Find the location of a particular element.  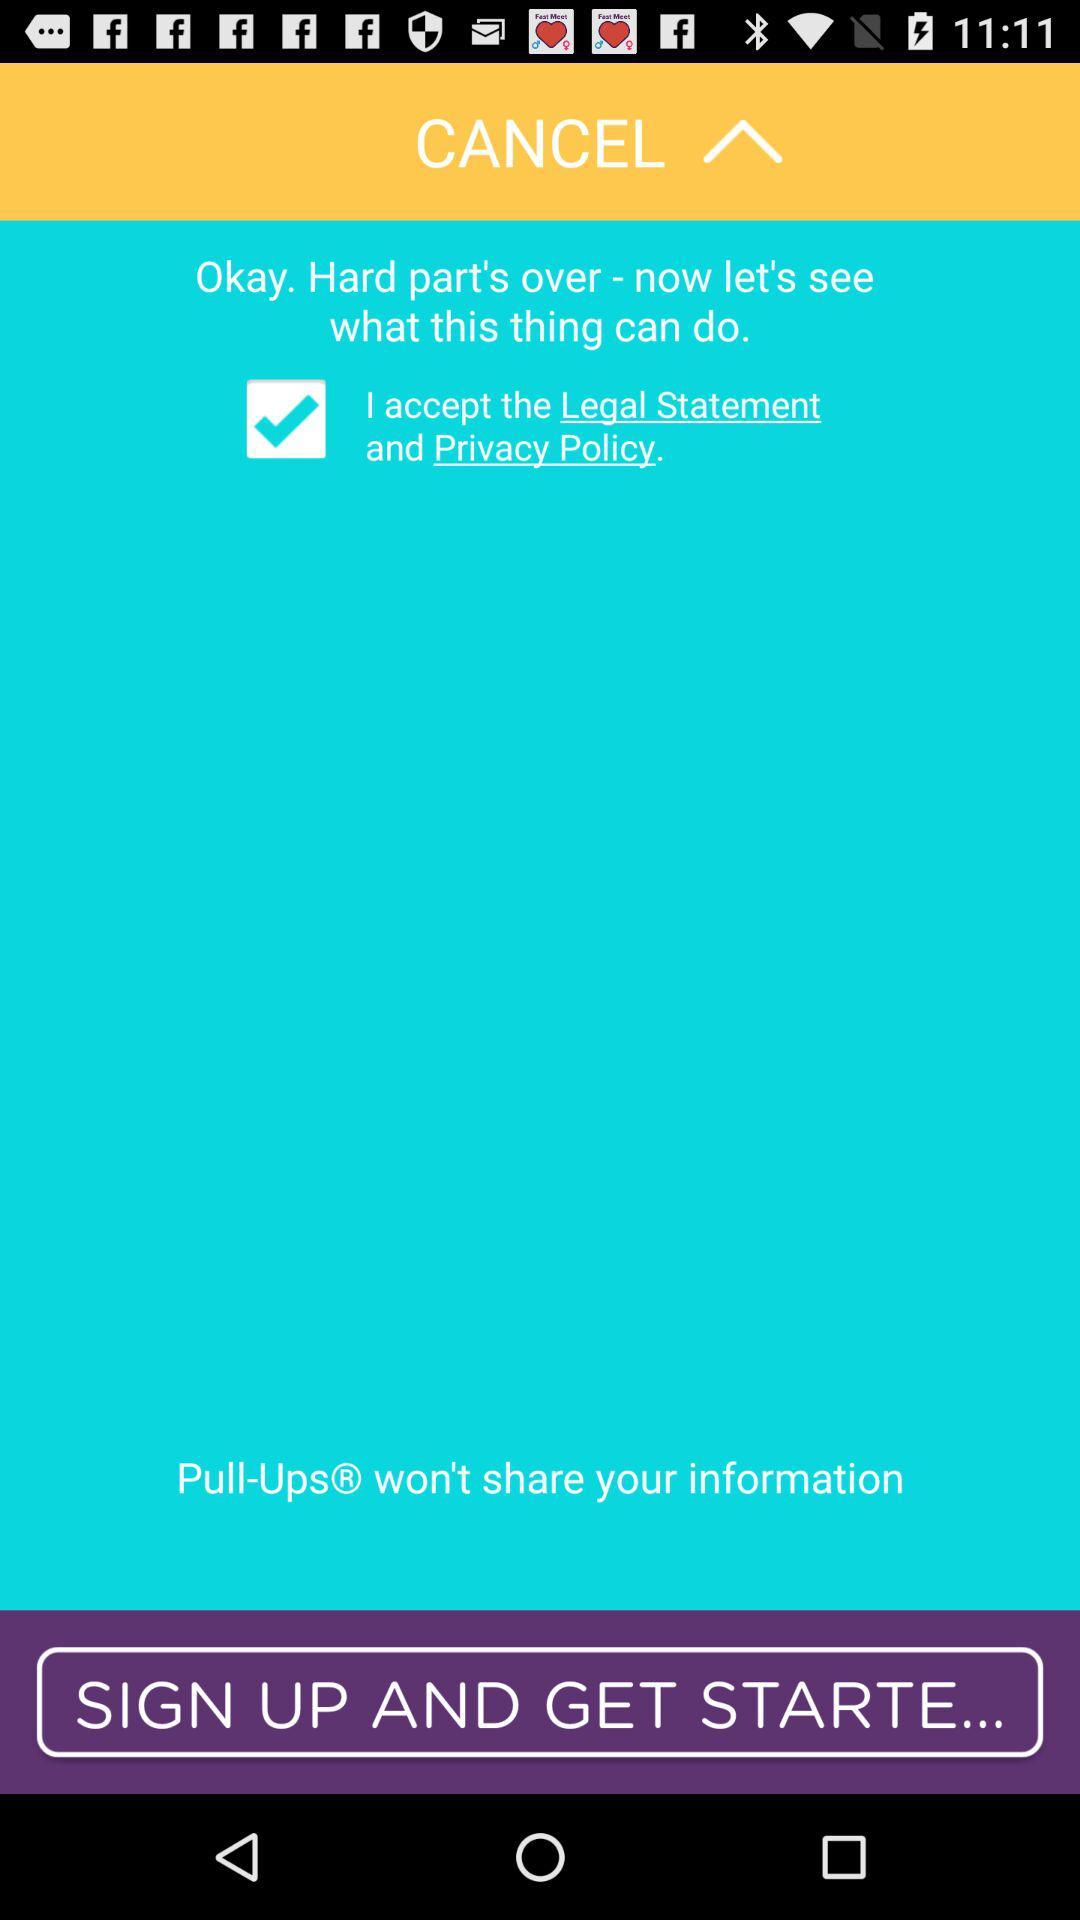

the check icon is located at coordinates (286, 447).